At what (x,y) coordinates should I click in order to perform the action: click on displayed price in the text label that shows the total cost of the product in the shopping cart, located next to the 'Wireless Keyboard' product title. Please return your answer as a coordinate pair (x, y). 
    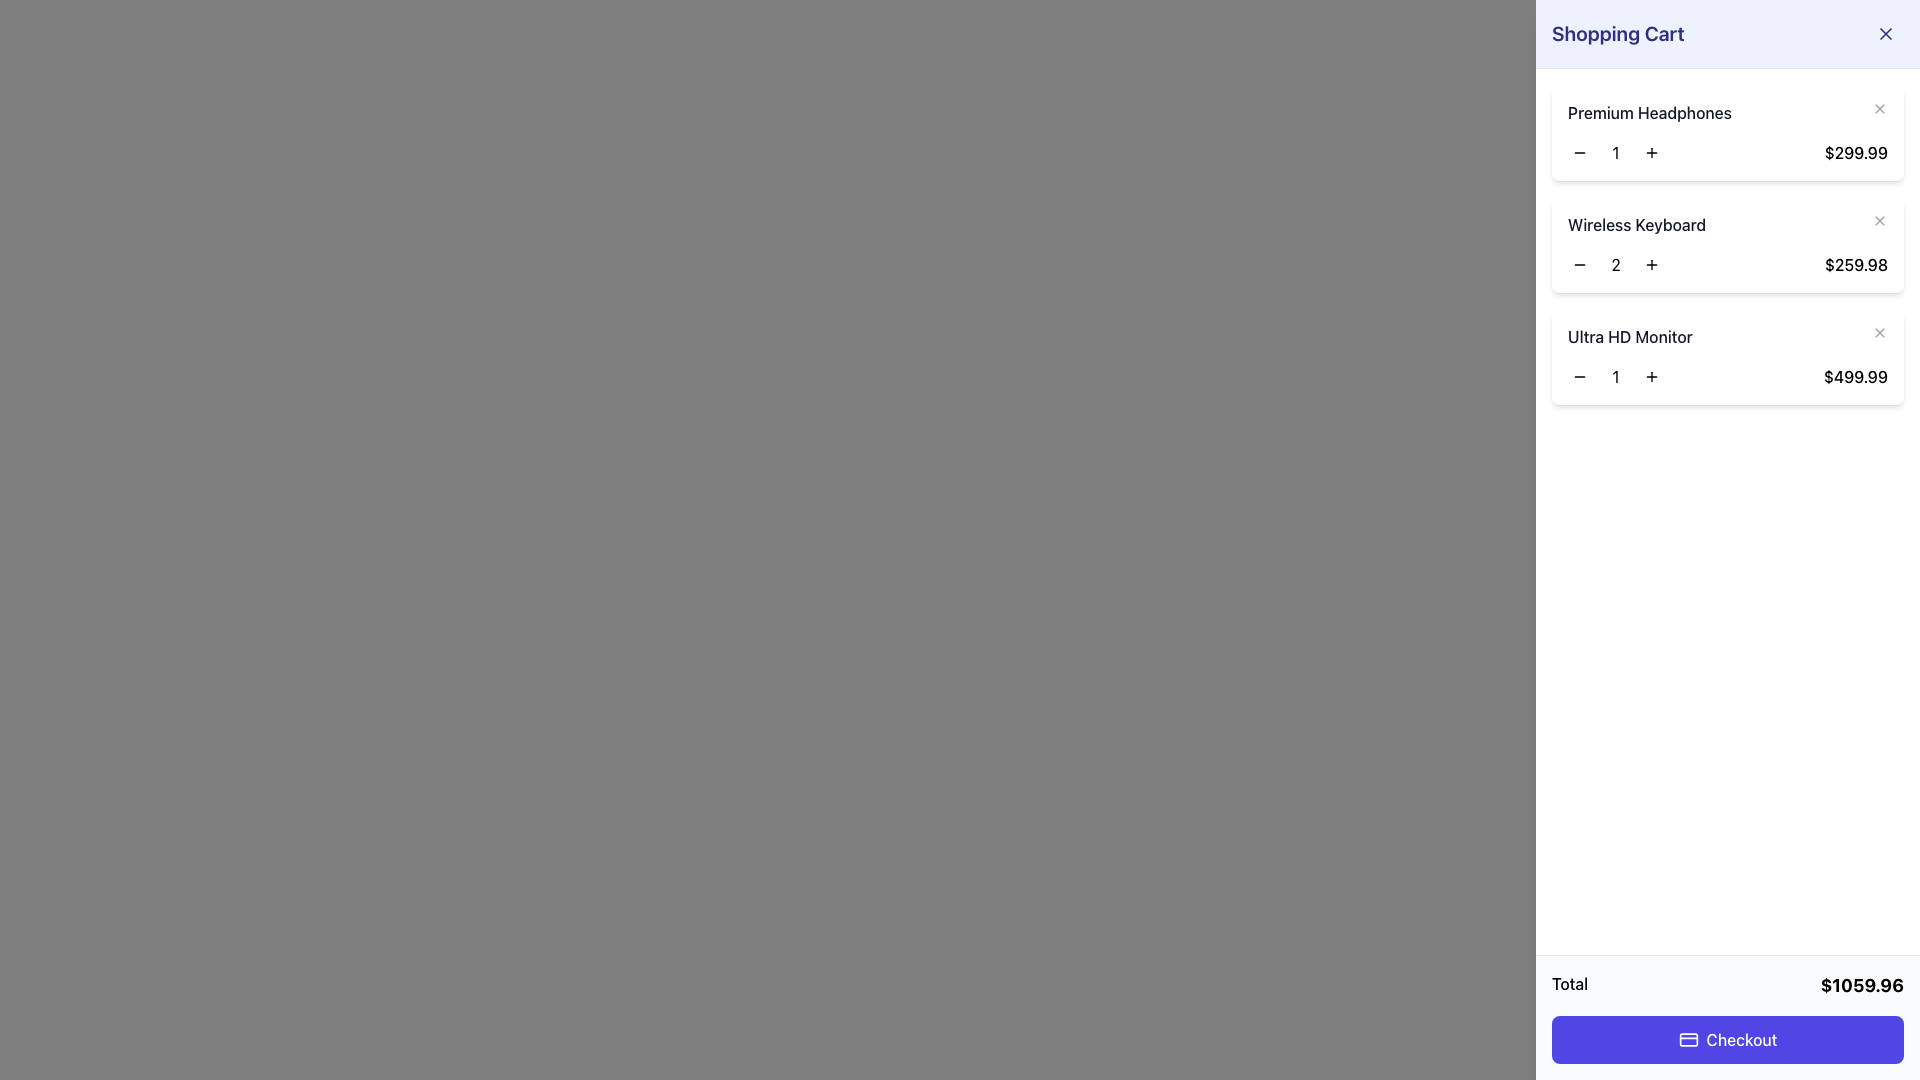
    Looking at the image, I should click on (1855, 264).